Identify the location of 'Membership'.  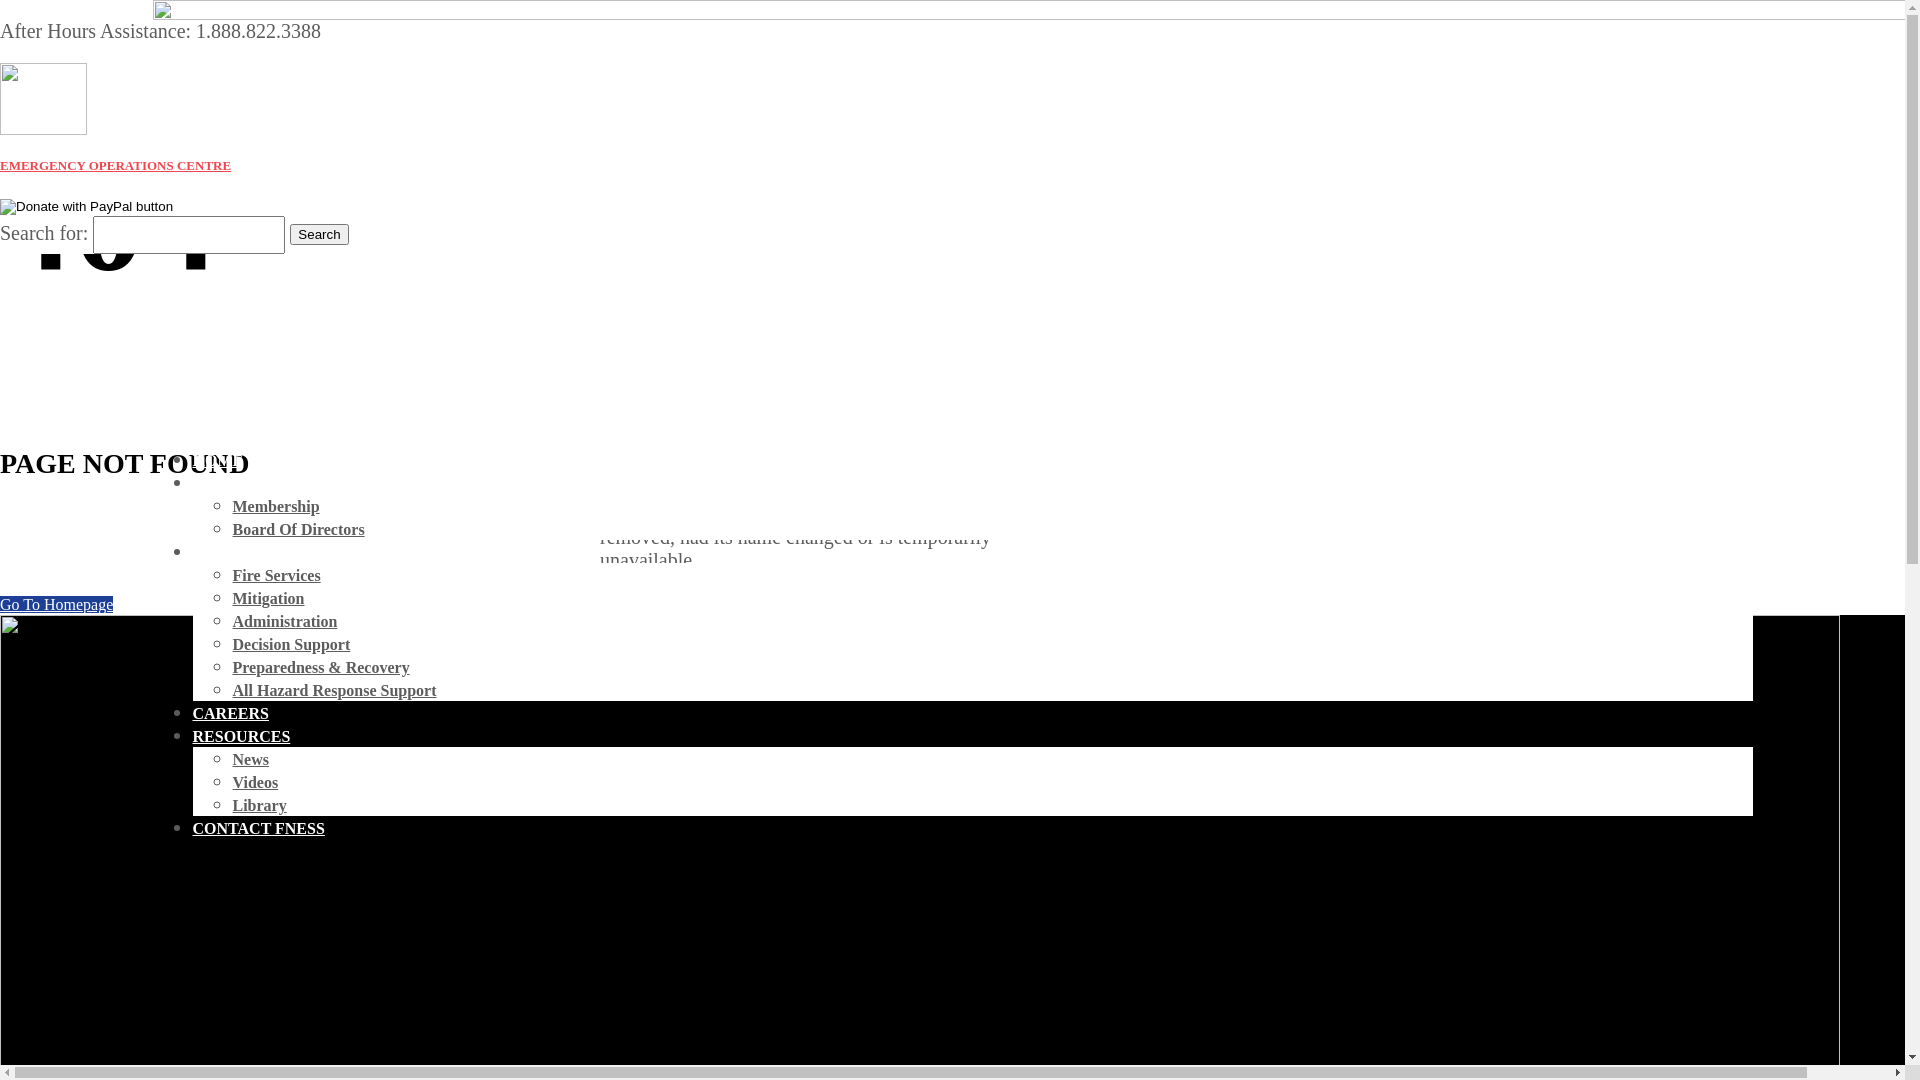
(274, 505).